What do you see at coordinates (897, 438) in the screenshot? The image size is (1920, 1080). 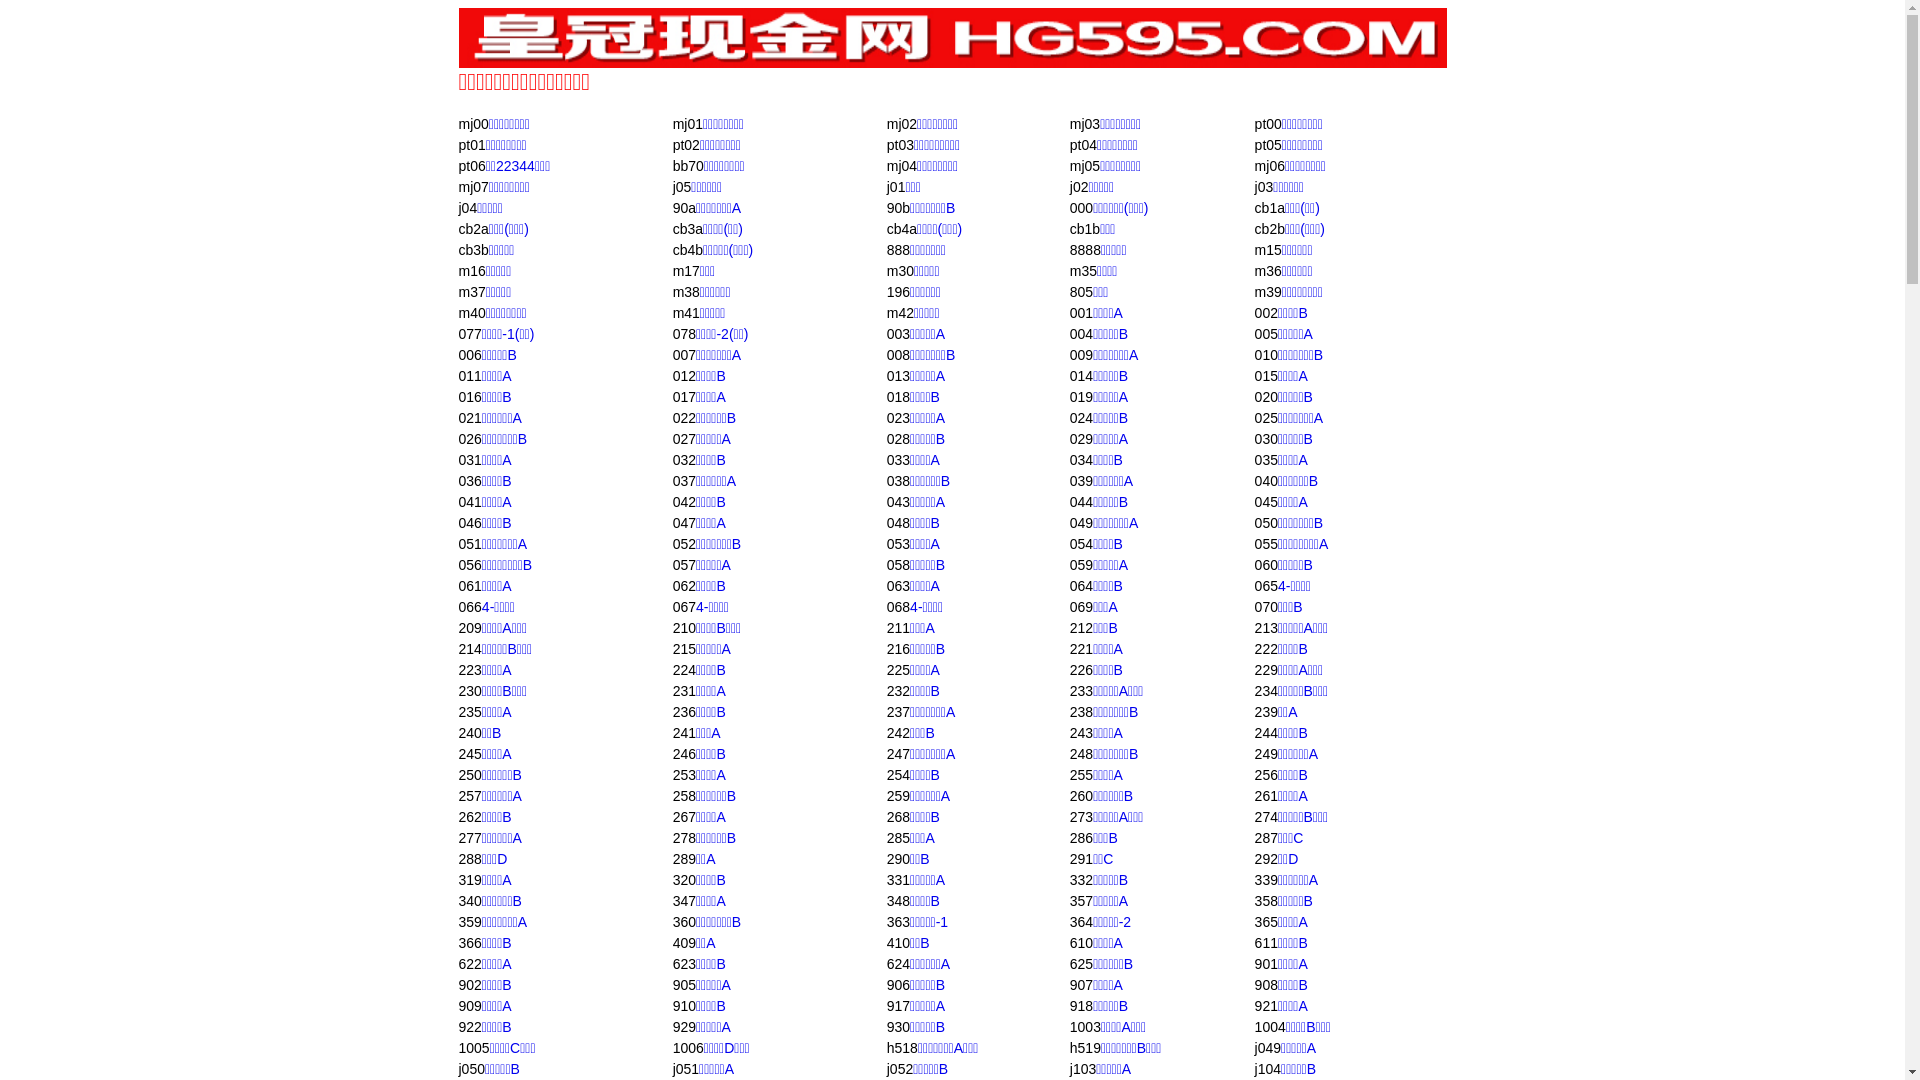 I see `'028'` at bounding box center [897, 438].